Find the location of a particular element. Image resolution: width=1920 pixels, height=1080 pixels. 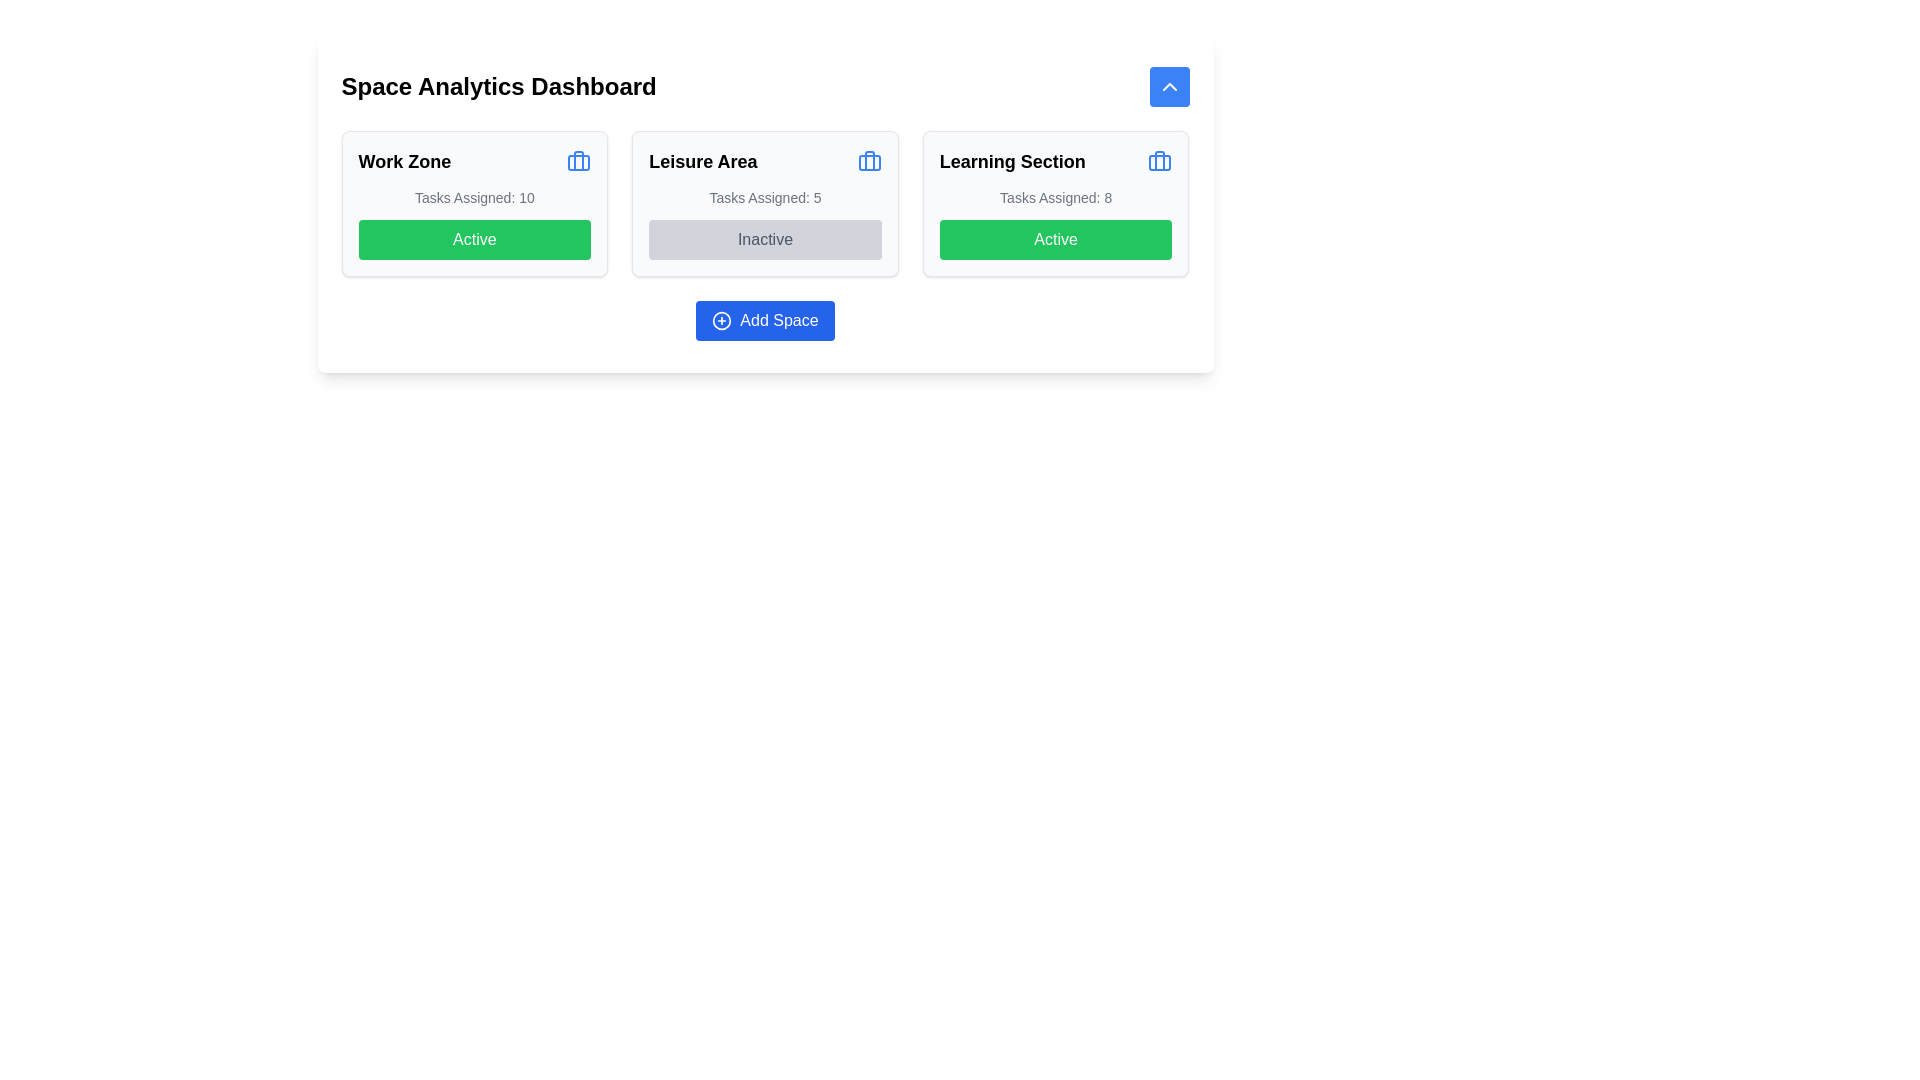

the decorative or functional indicator icon for the 'Learning Section' located at the top-right corner of the panel is located at coordinates (1160, 161).